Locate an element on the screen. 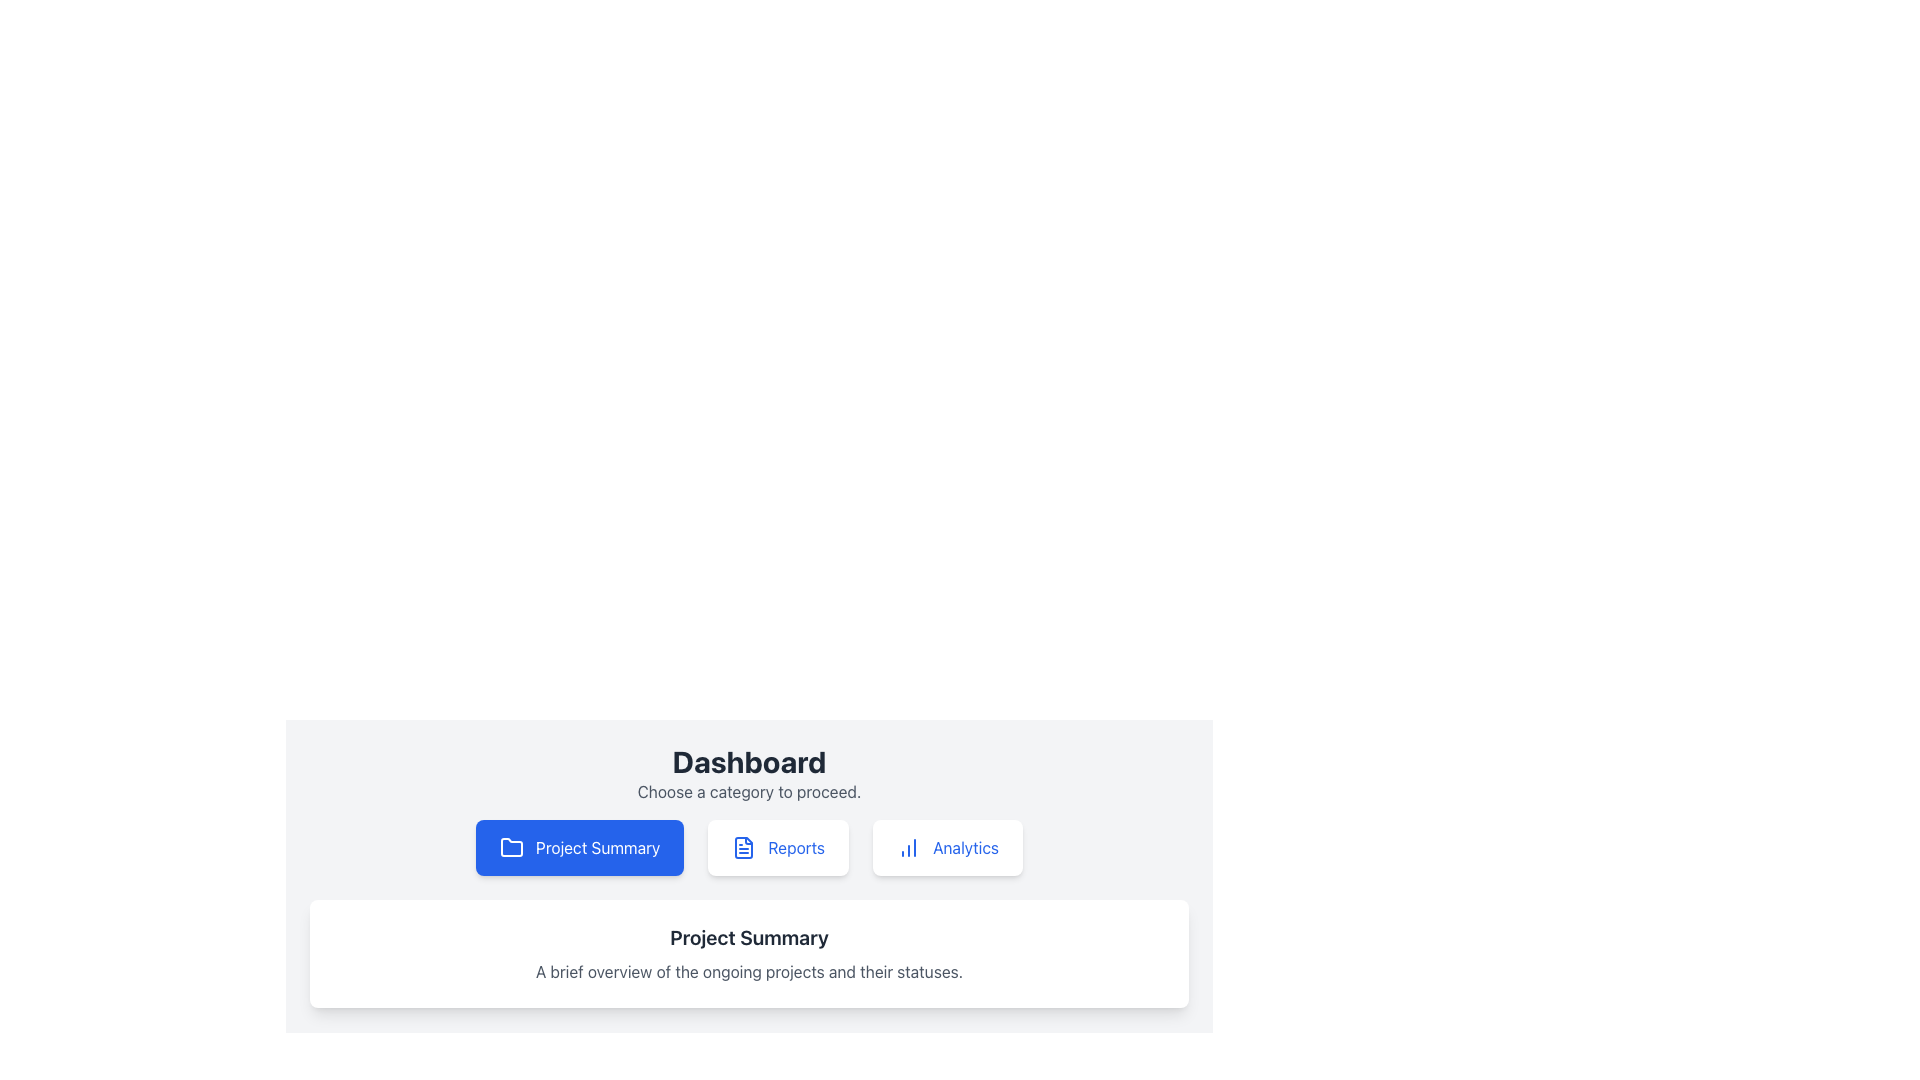 Image resolution: width=1920 pixels, height=1080 pixels. text label displaying 'Reports' which is centrally positioned within a rounded white button, located between the 'Project Summary' and 'Analytics' buttons is located at coordinates (795, 848).